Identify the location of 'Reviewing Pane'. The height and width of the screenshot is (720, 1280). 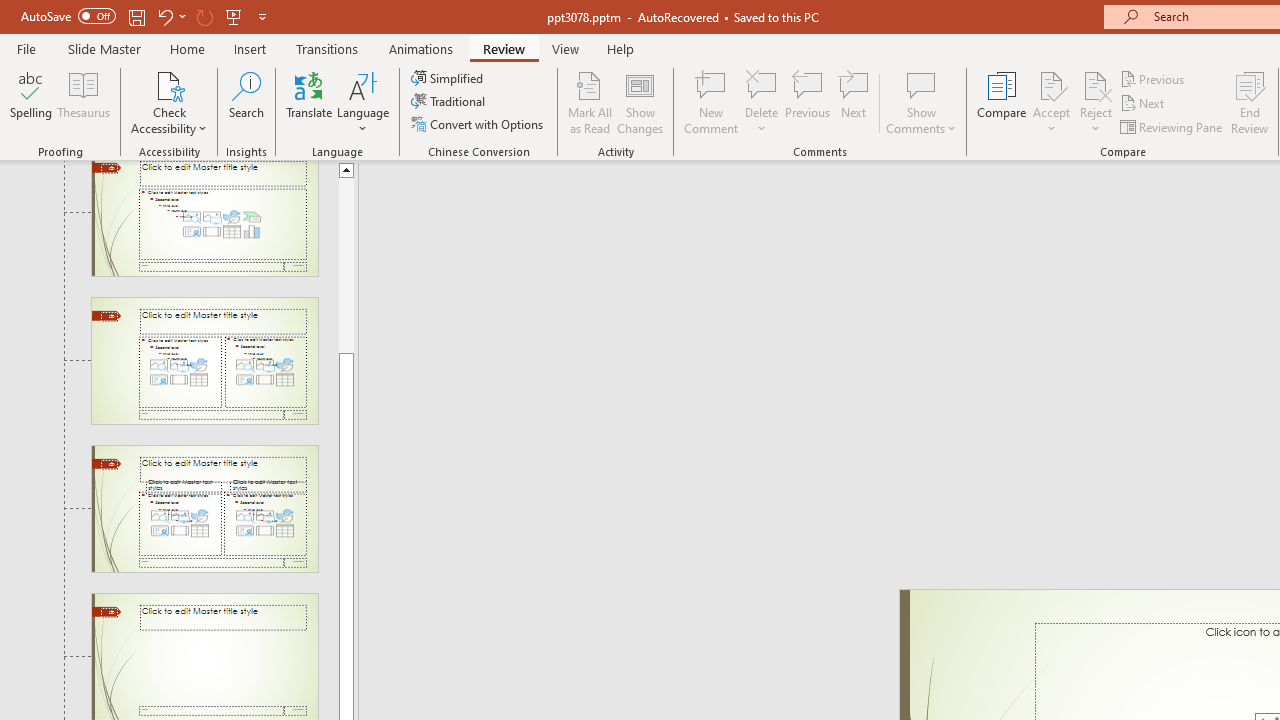
(1173, 127).